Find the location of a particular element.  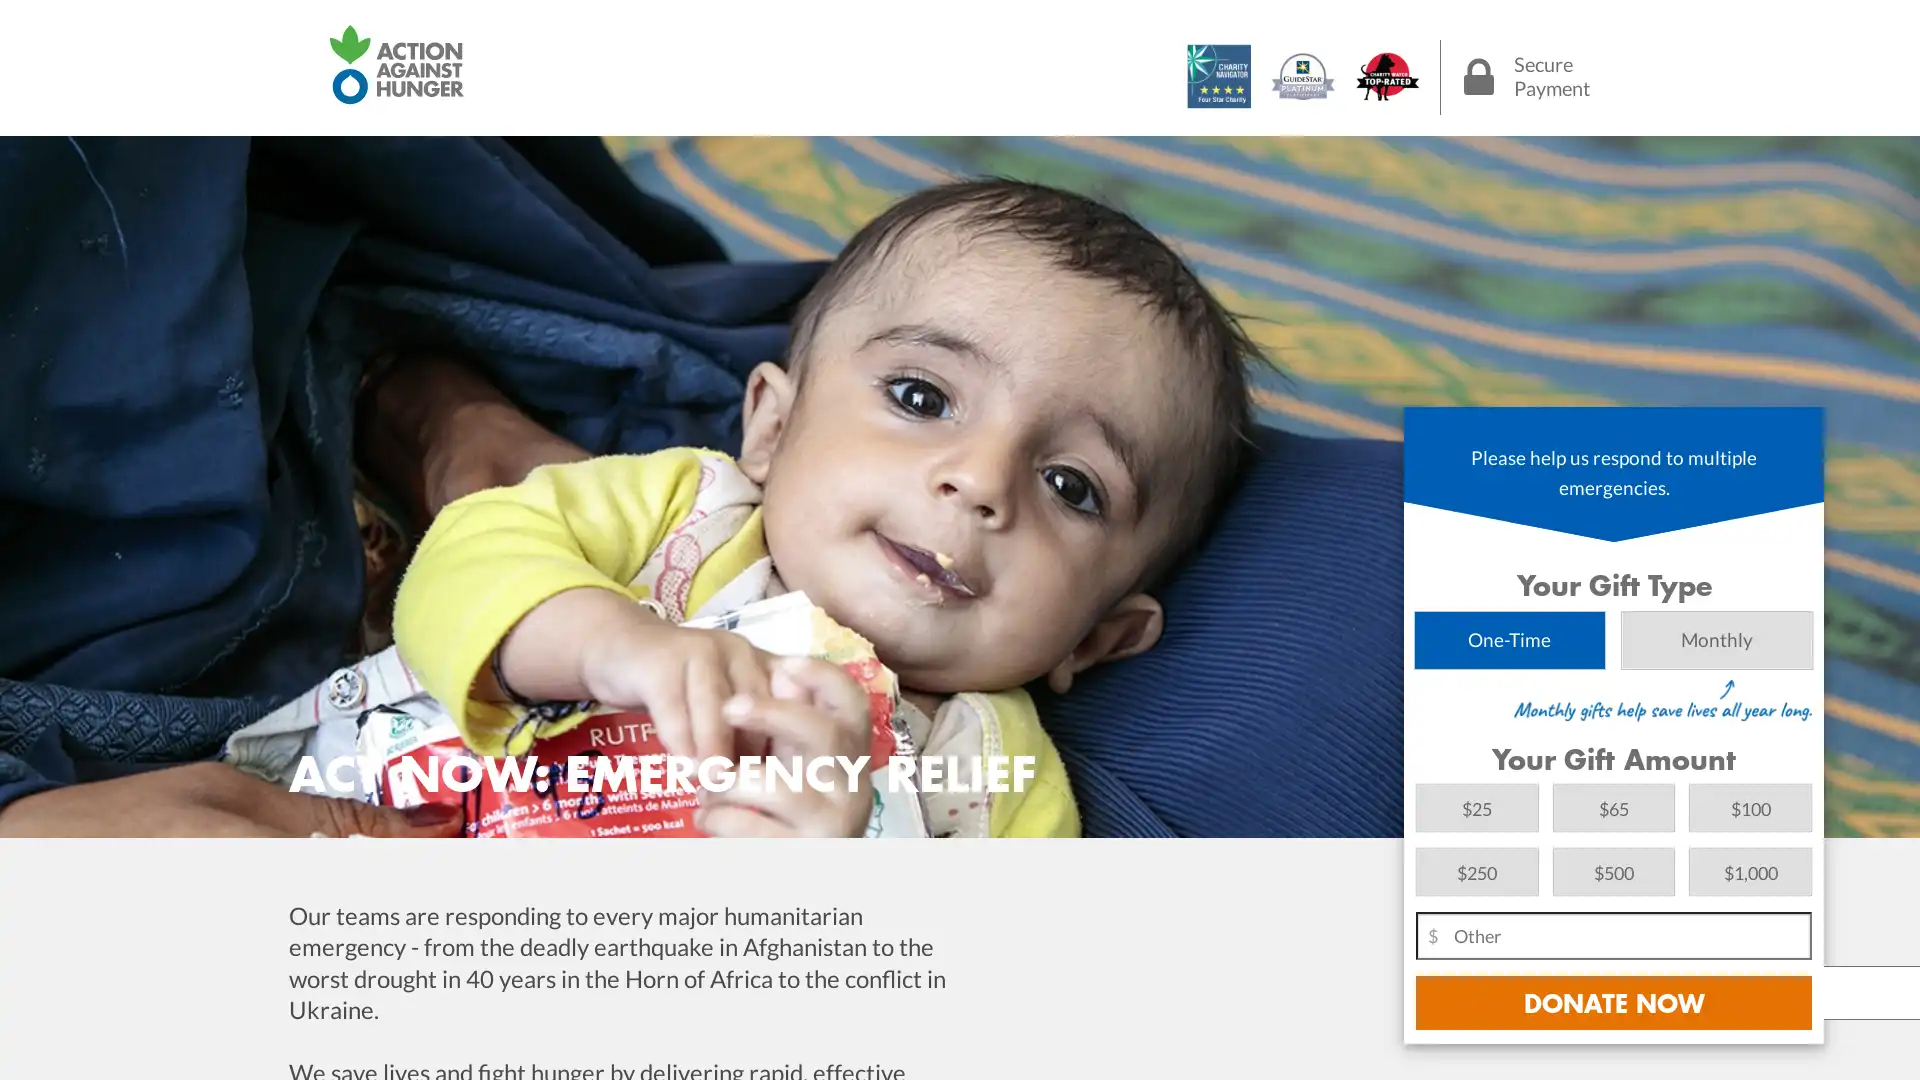

$500 is located at coordinates (1613, 870).